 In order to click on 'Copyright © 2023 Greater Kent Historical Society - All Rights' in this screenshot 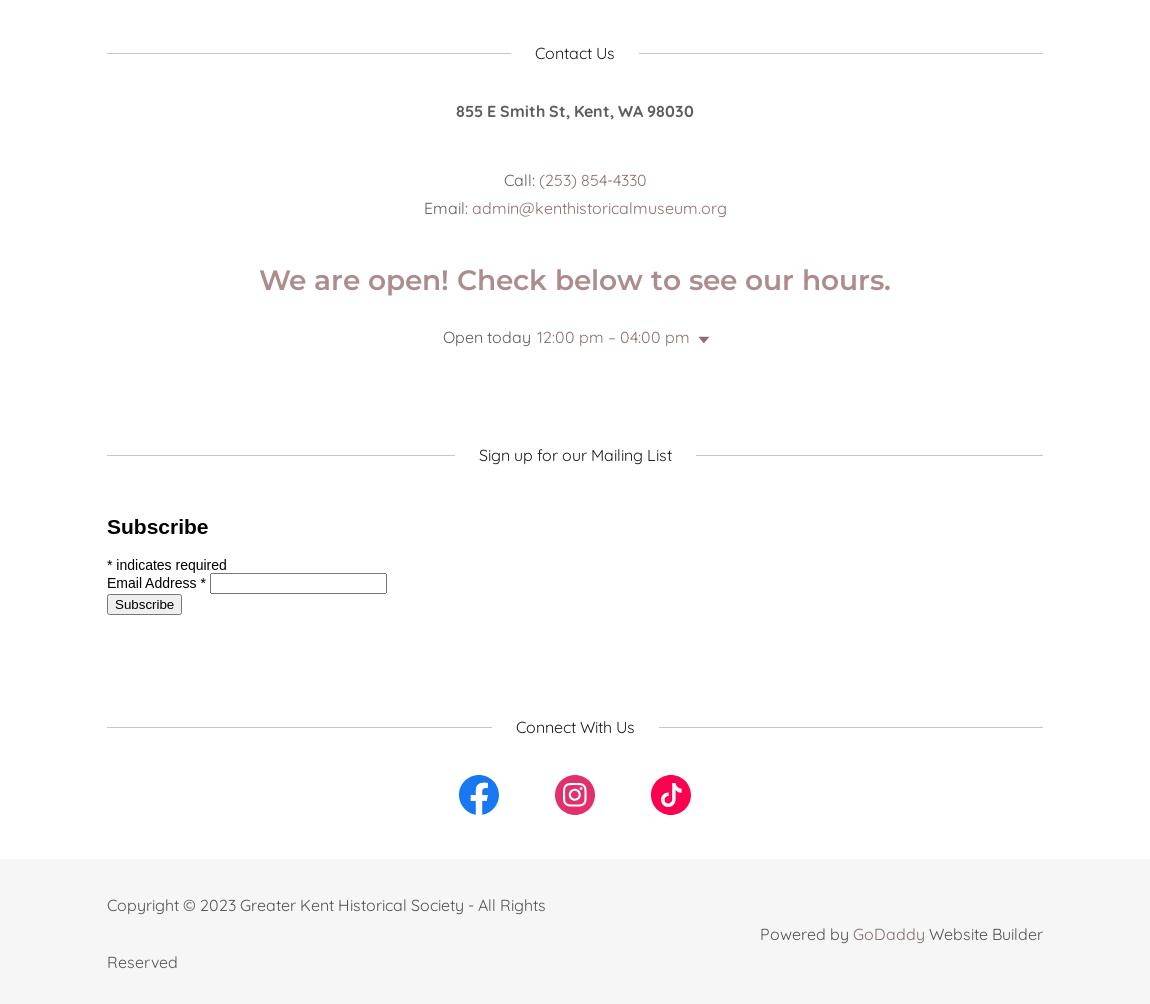, I will do `click(328, 903)`.